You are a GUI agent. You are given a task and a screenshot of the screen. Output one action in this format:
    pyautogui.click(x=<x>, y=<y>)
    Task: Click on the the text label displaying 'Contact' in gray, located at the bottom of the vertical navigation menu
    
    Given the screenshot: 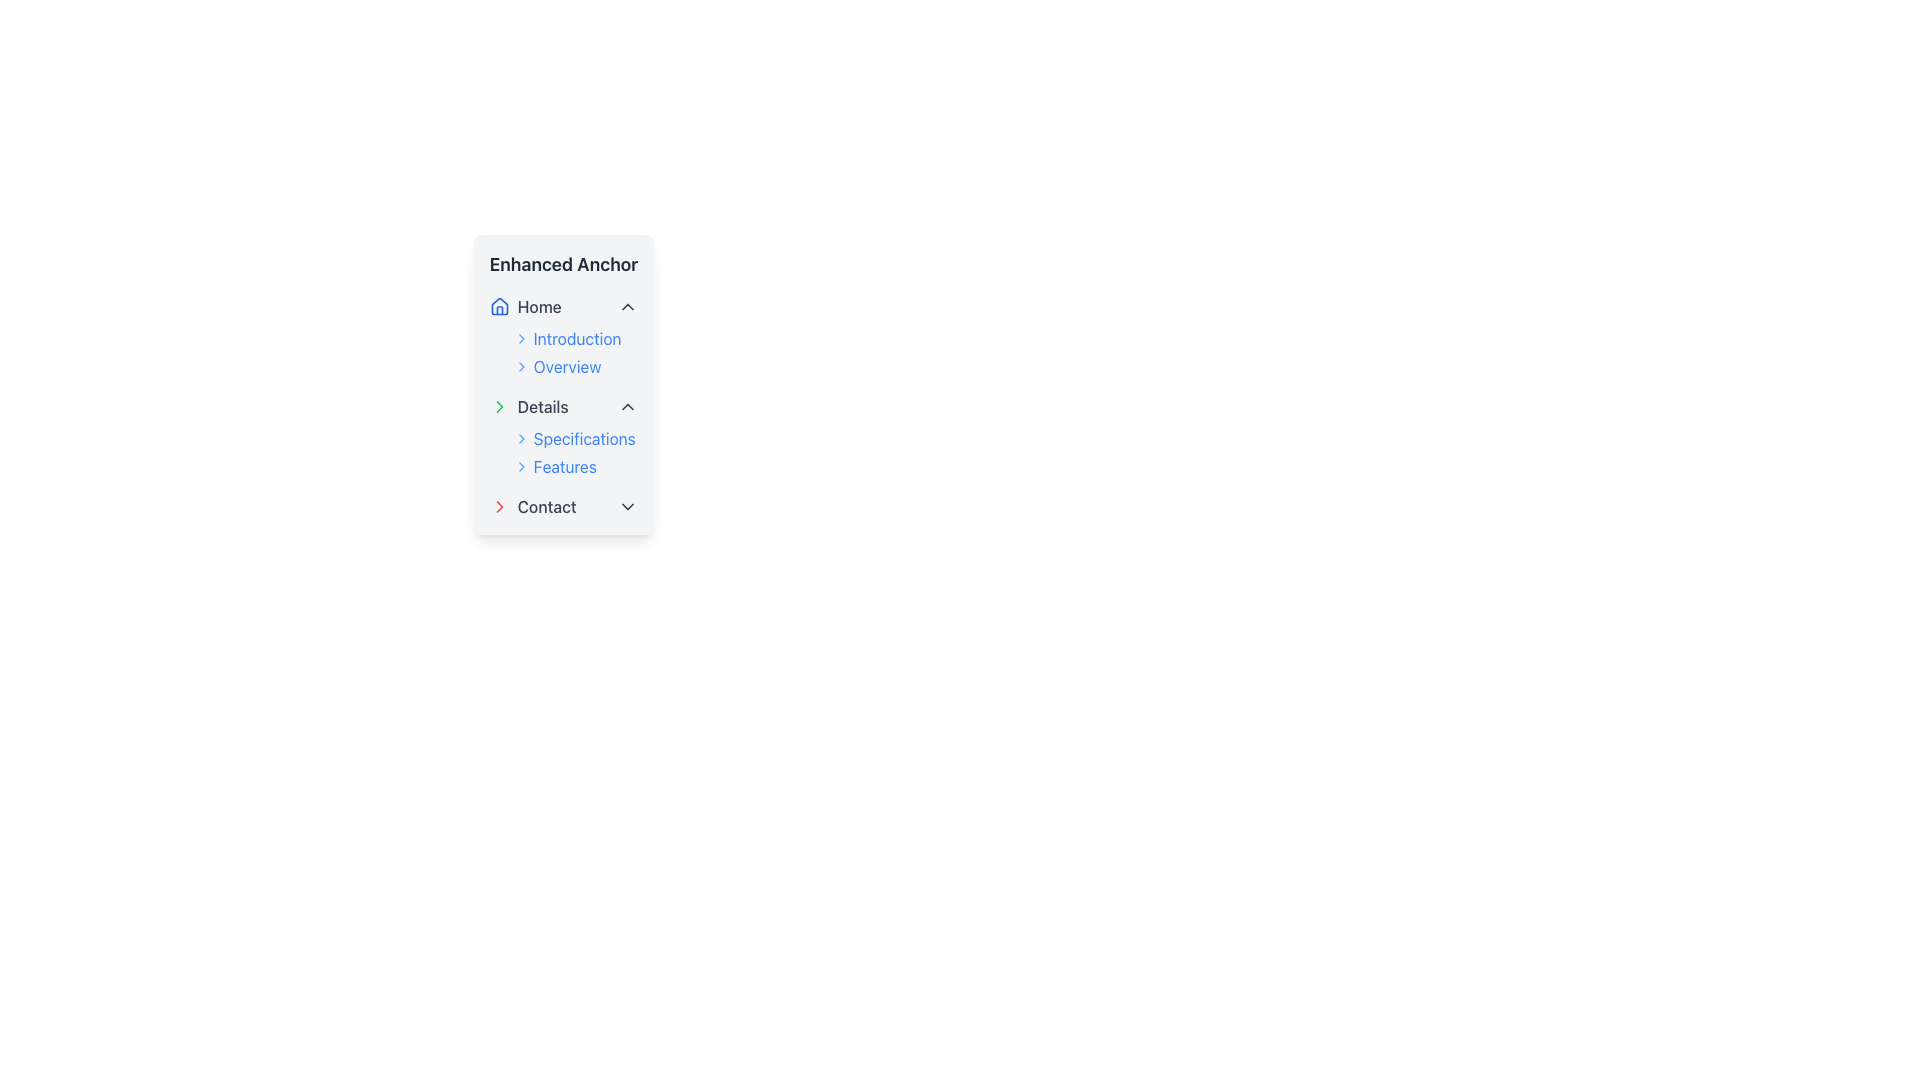 What is the action you would take?
    pyautogui.click(x=547, y=505)
    